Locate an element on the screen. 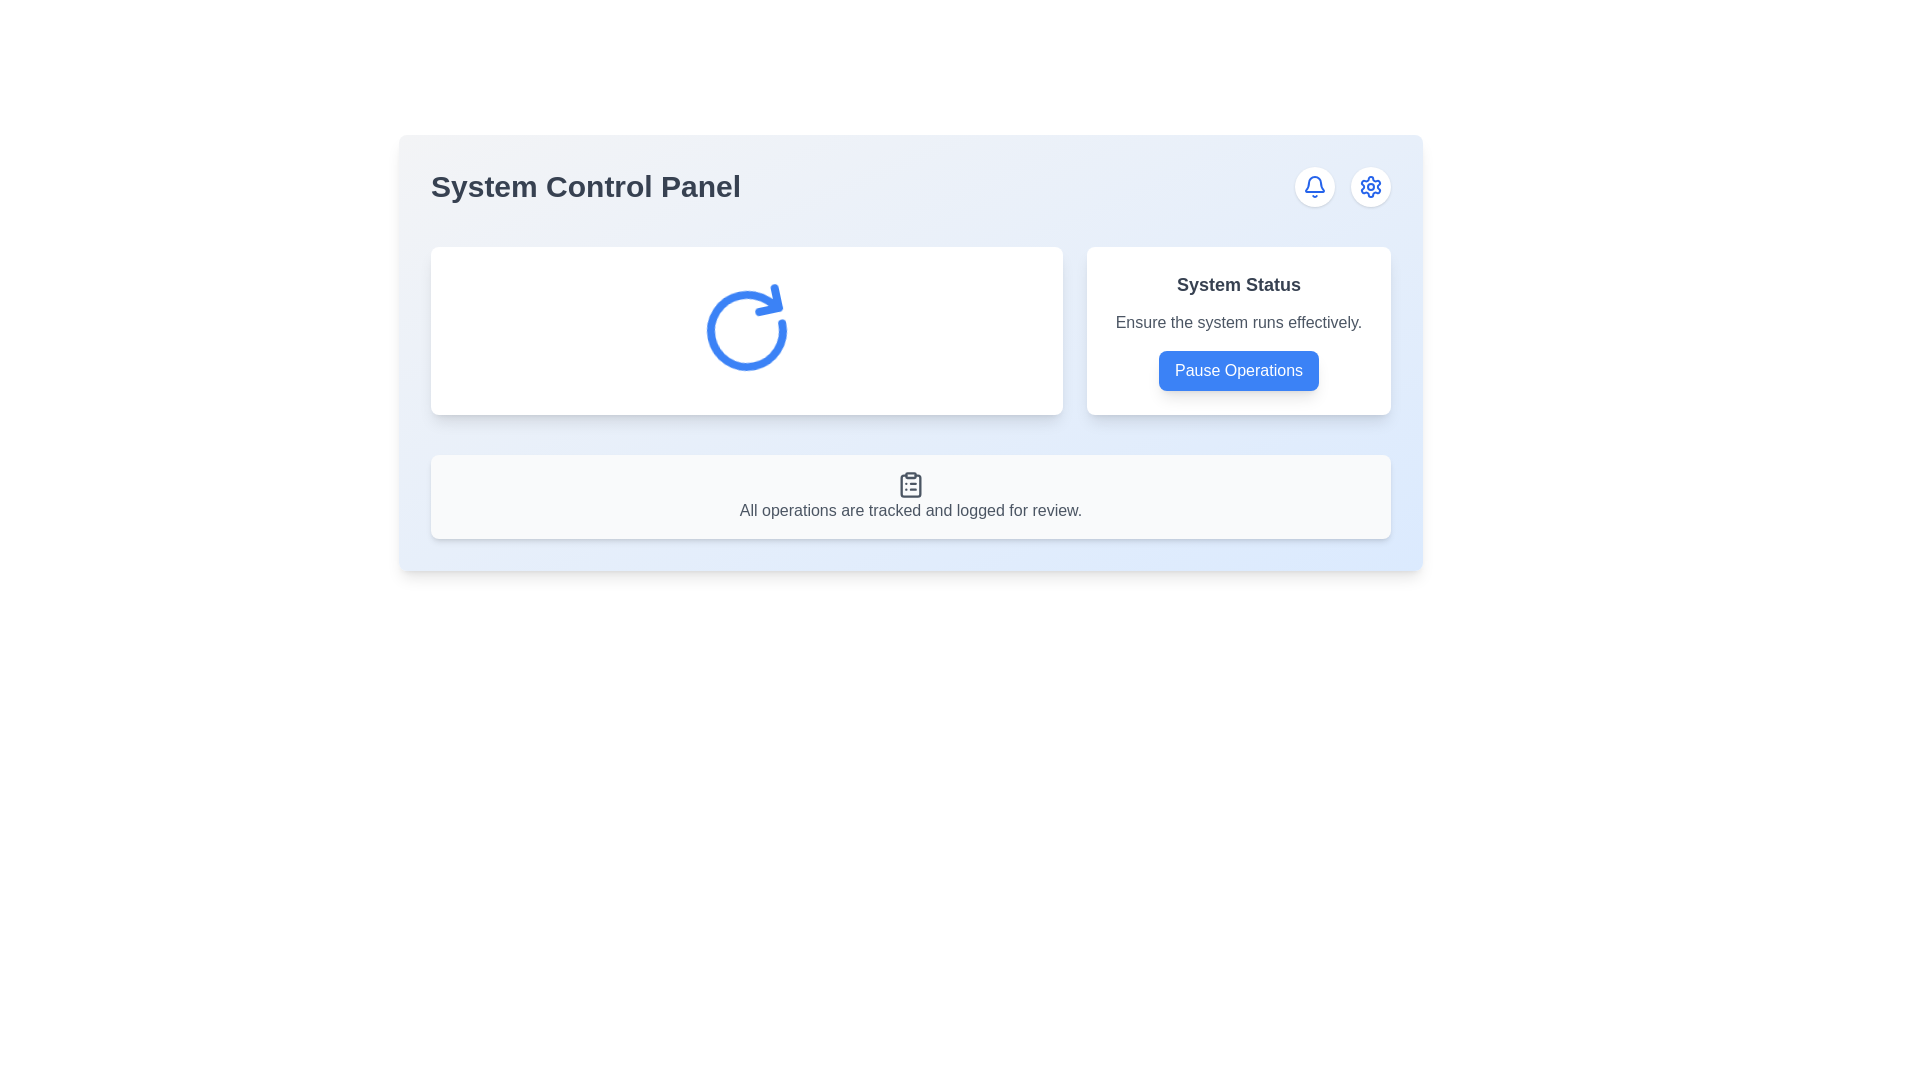  the notification bell icon located in the top-right region of the interface, which is the leftmost icon in a row of small circular icons is located at coordinates (1315, 184).